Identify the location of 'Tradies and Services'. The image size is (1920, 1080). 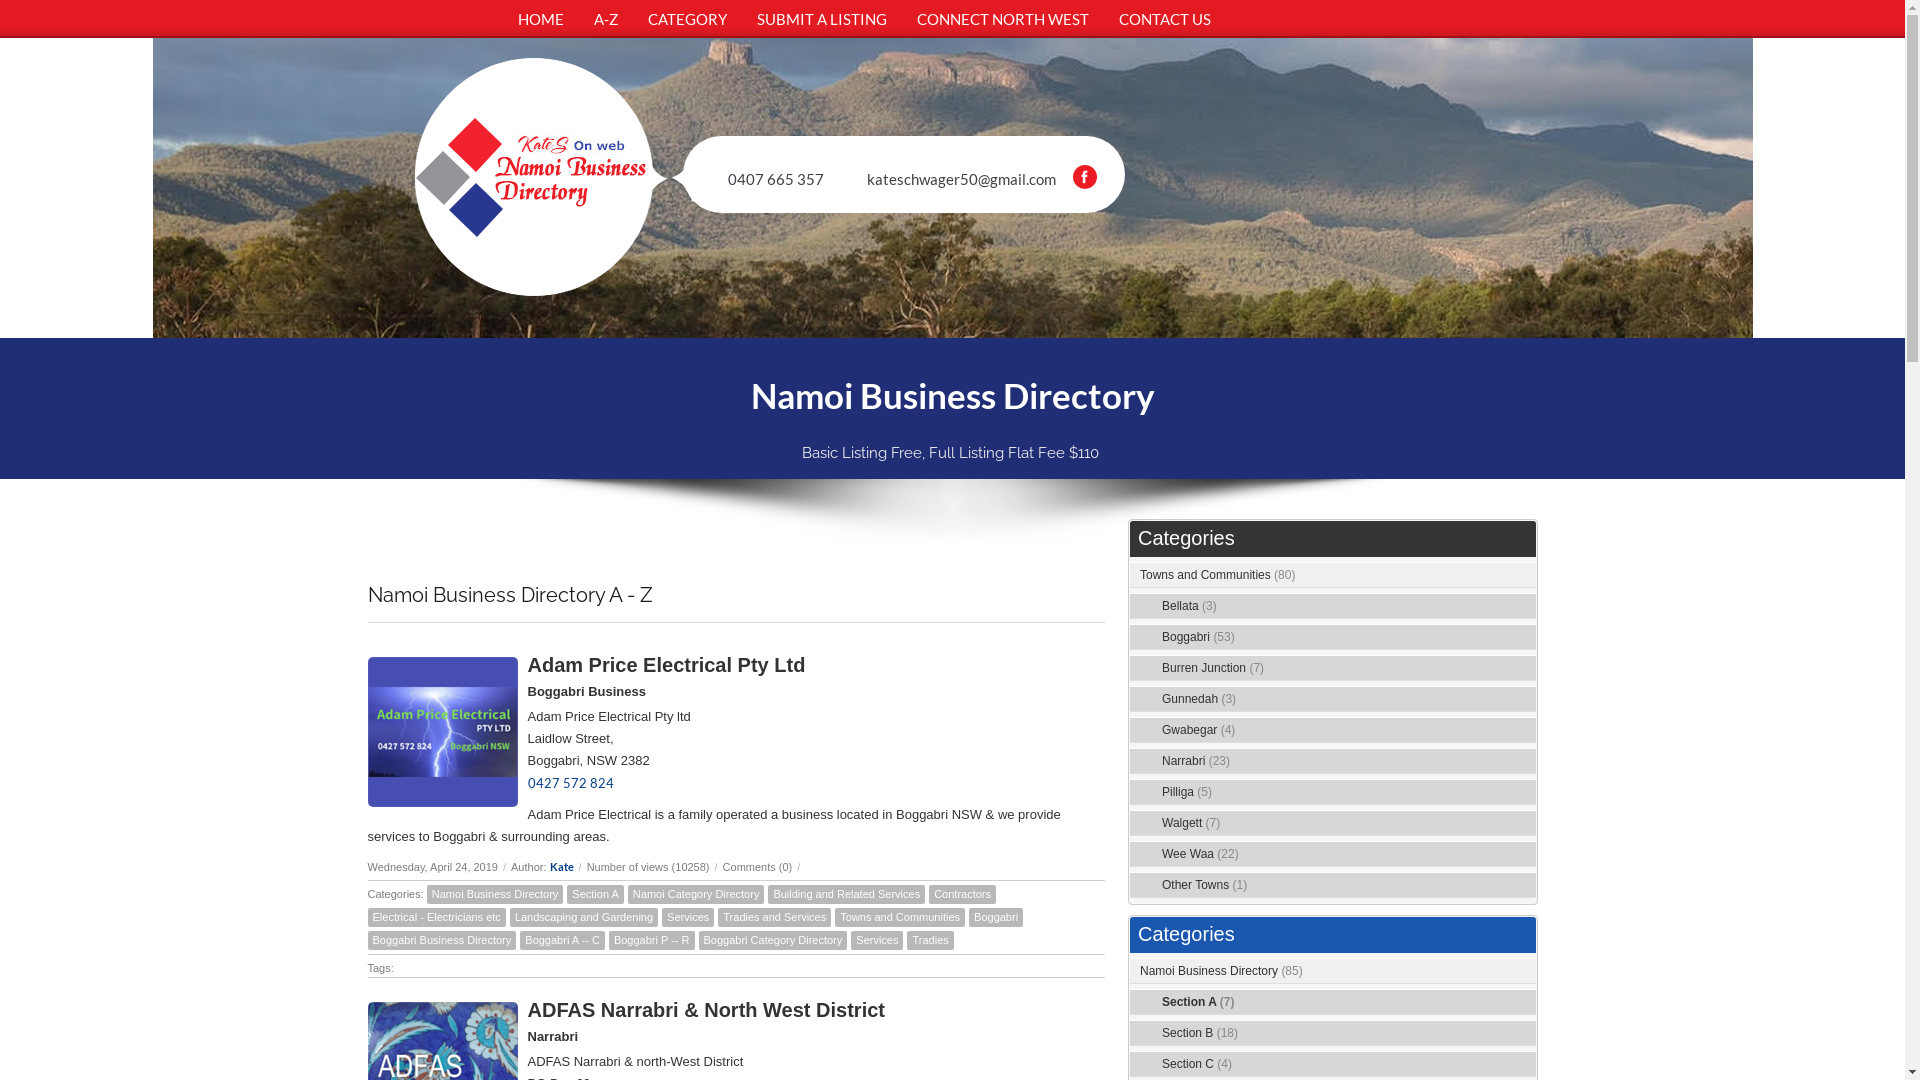
(718, 917).